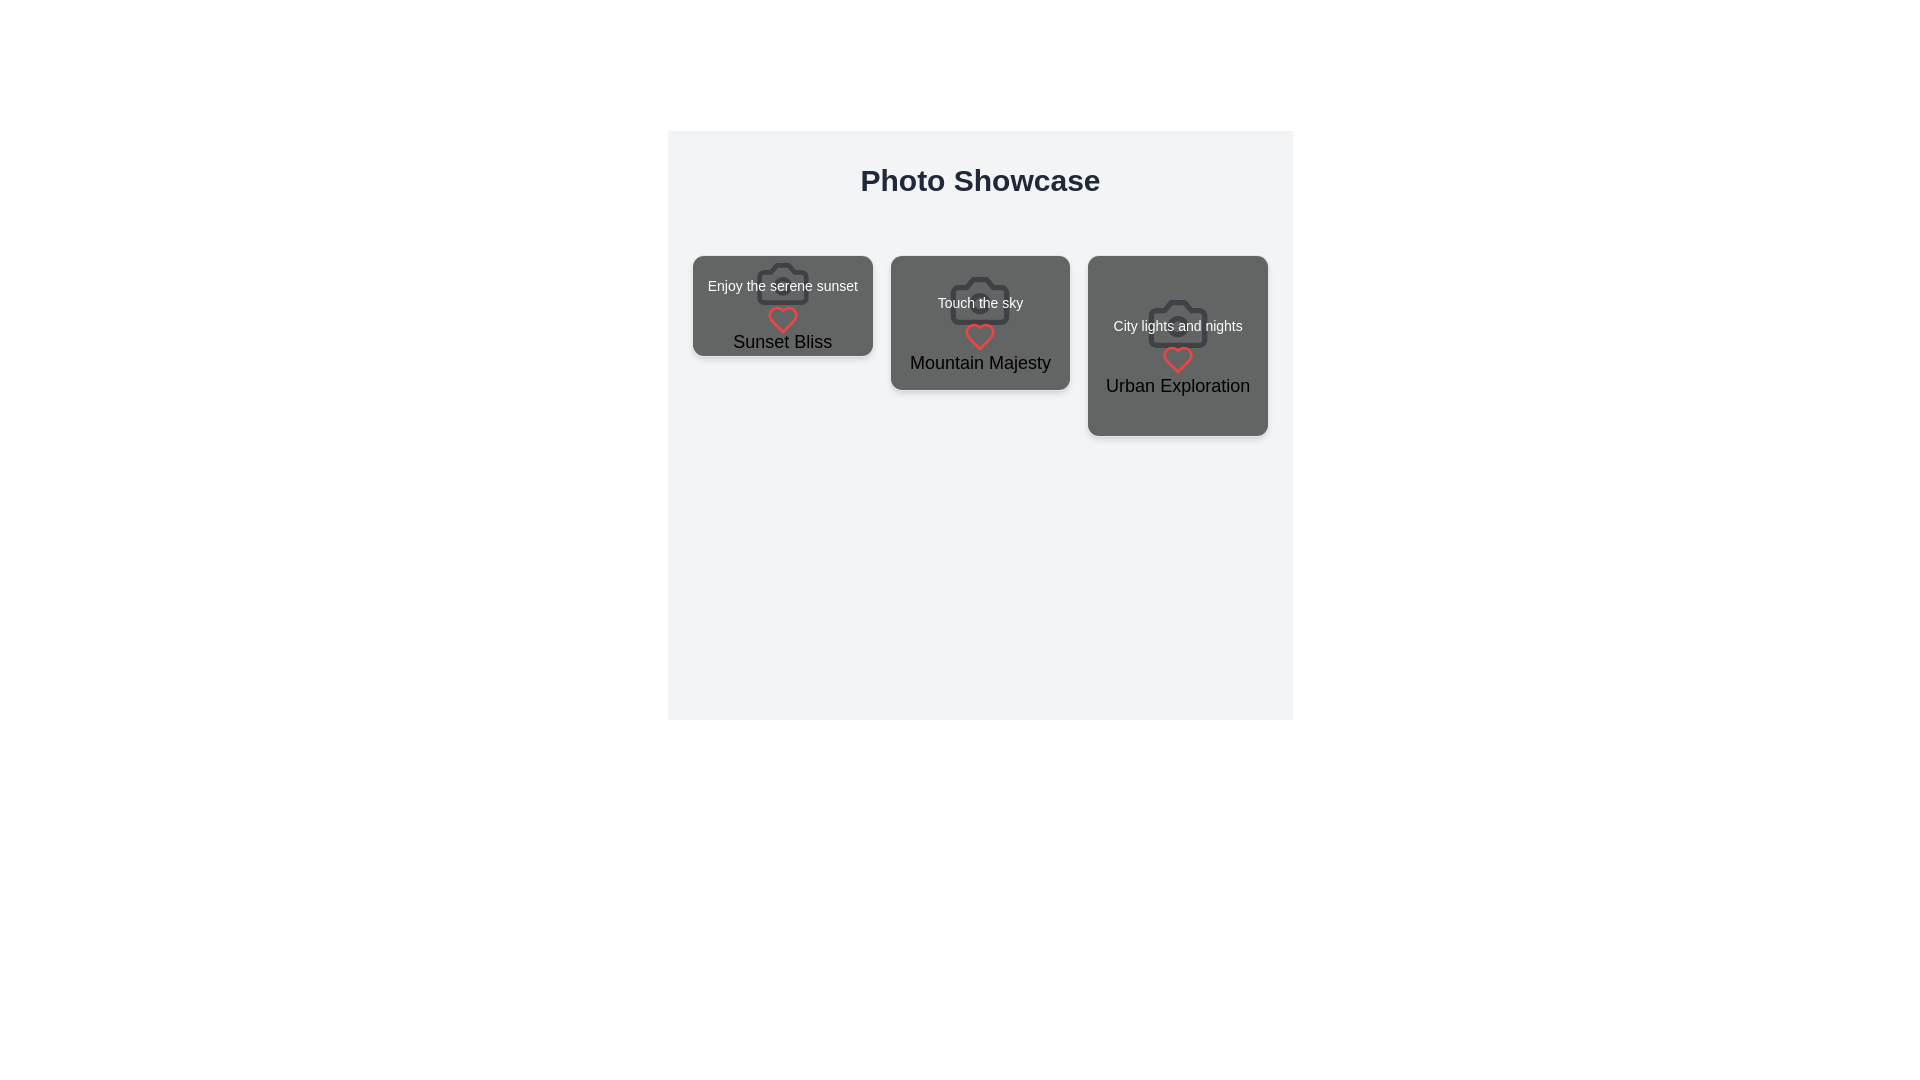  What do you see at coordinates (781, 319) in the screenshot?
I see `the heart icon located centrally within the card titled 'Sunset Bliss', which is positioned near the bottom of the card` at bounding box center [781, 319].